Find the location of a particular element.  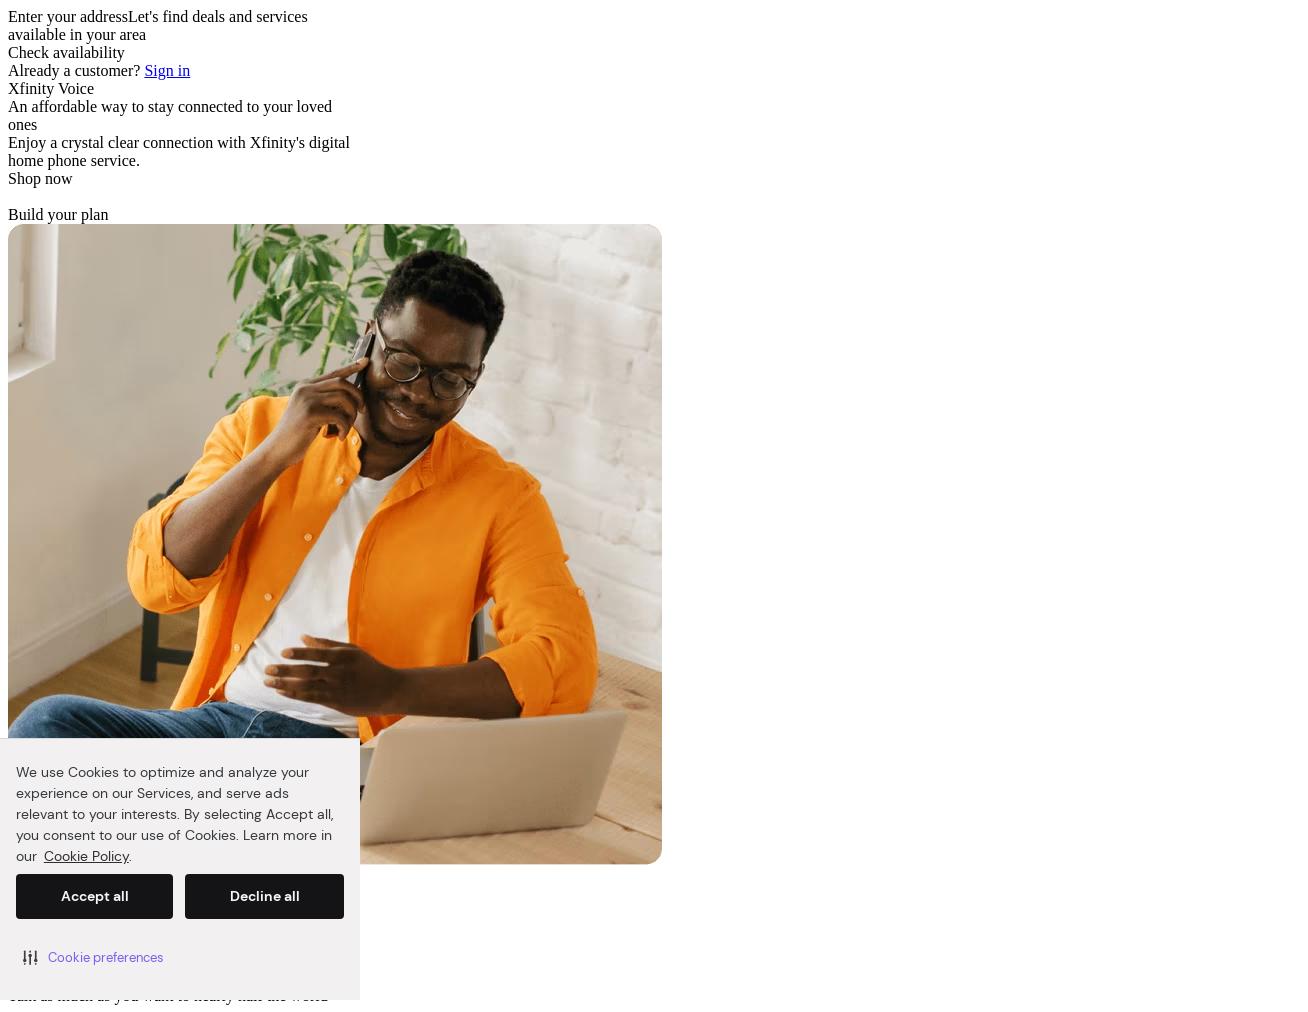

'Decline all' is located at coordinates (262, 896).